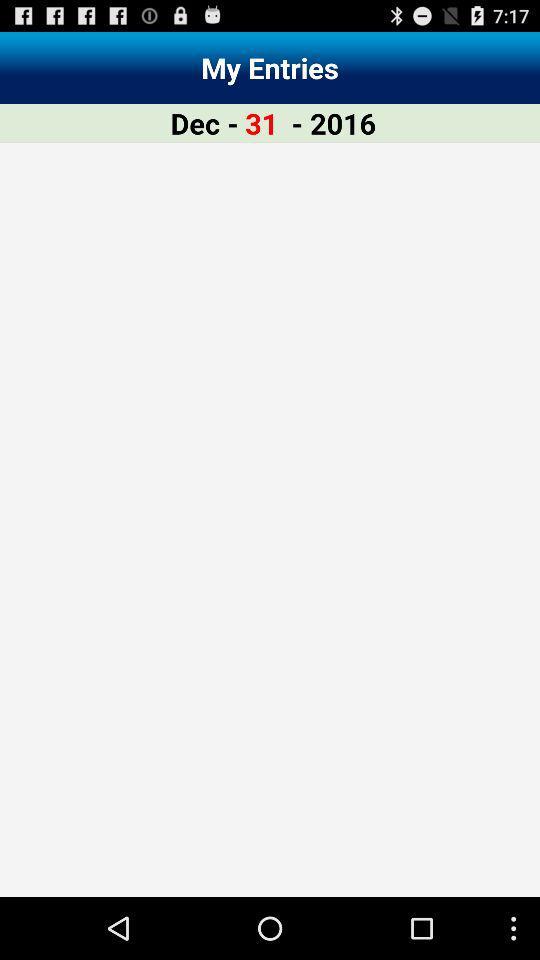  I want to click on the item to the left of the 31 item, so click(203, 122).